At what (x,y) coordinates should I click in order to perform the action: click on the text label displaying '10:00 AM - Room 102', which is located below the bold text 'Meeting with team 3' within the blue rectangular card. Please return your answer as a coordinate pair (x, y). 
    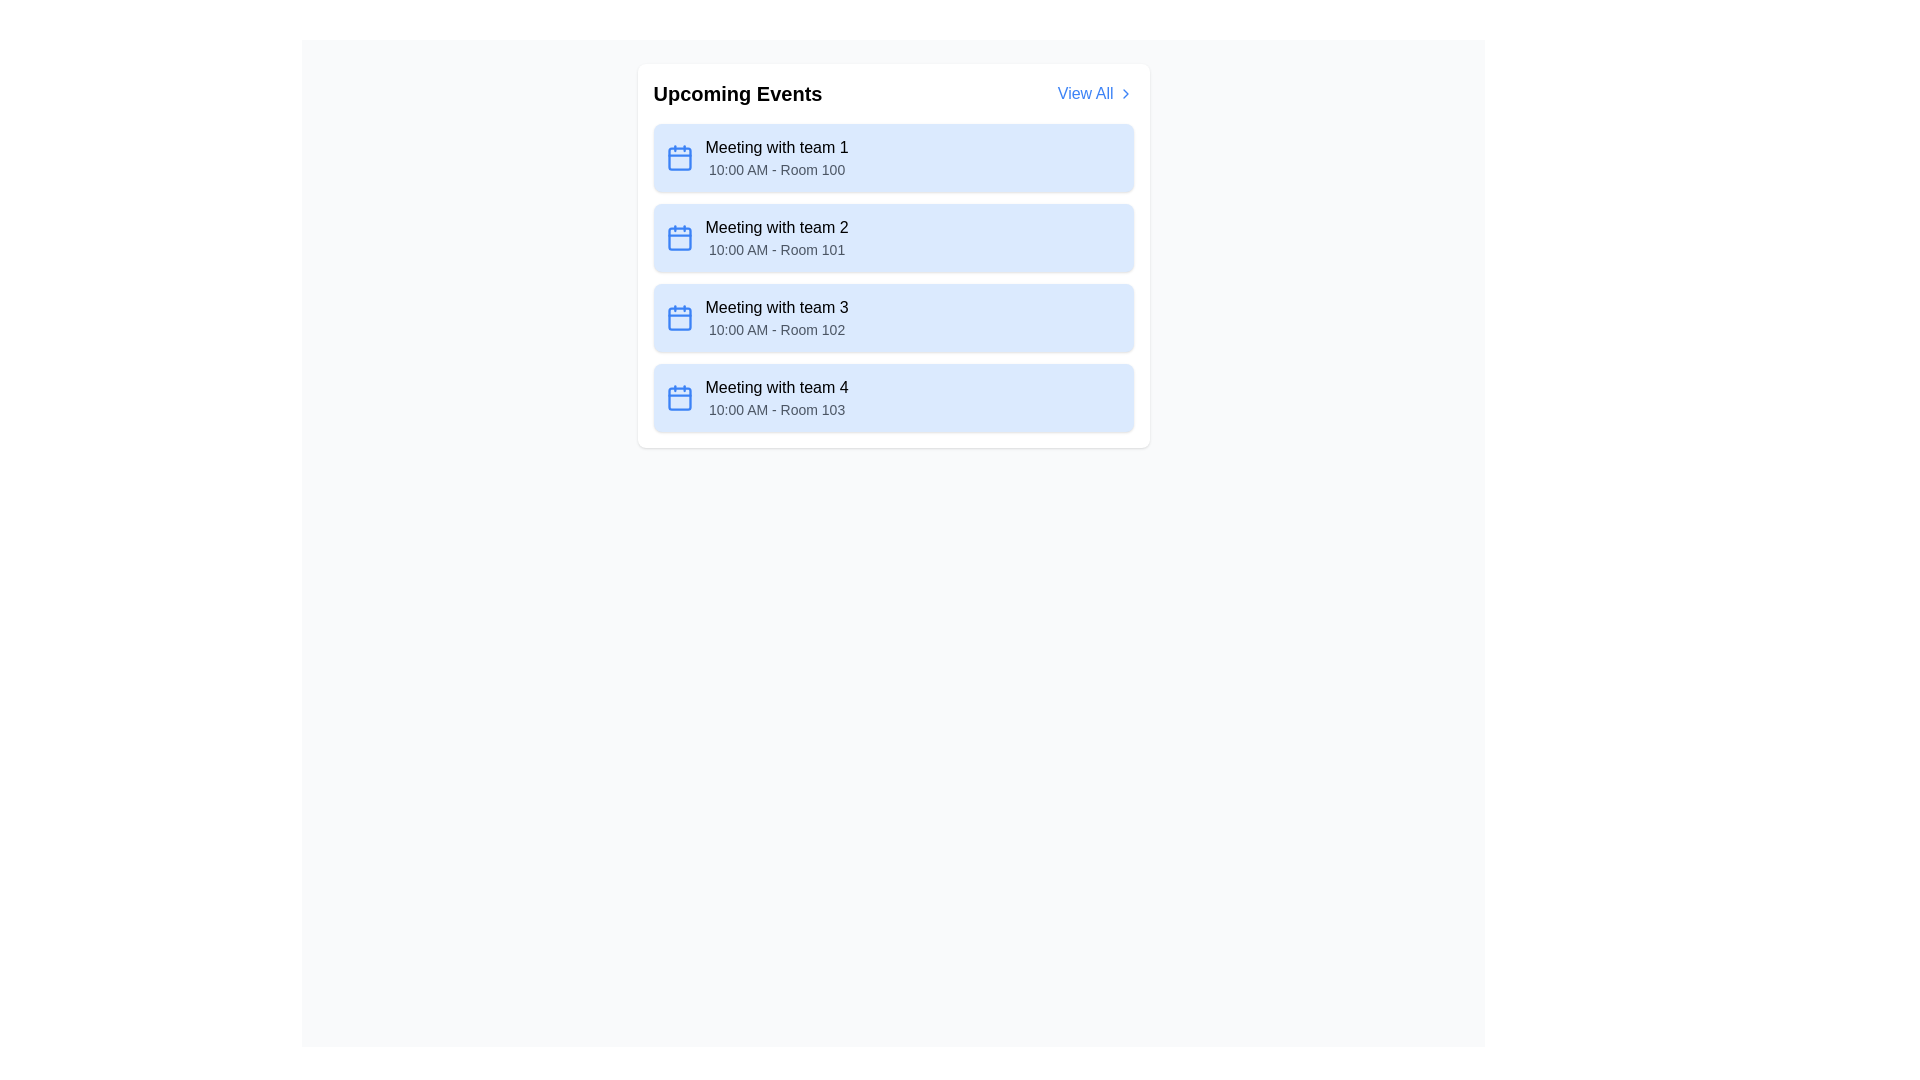
    Looking at the image, I should click on (776, 329).